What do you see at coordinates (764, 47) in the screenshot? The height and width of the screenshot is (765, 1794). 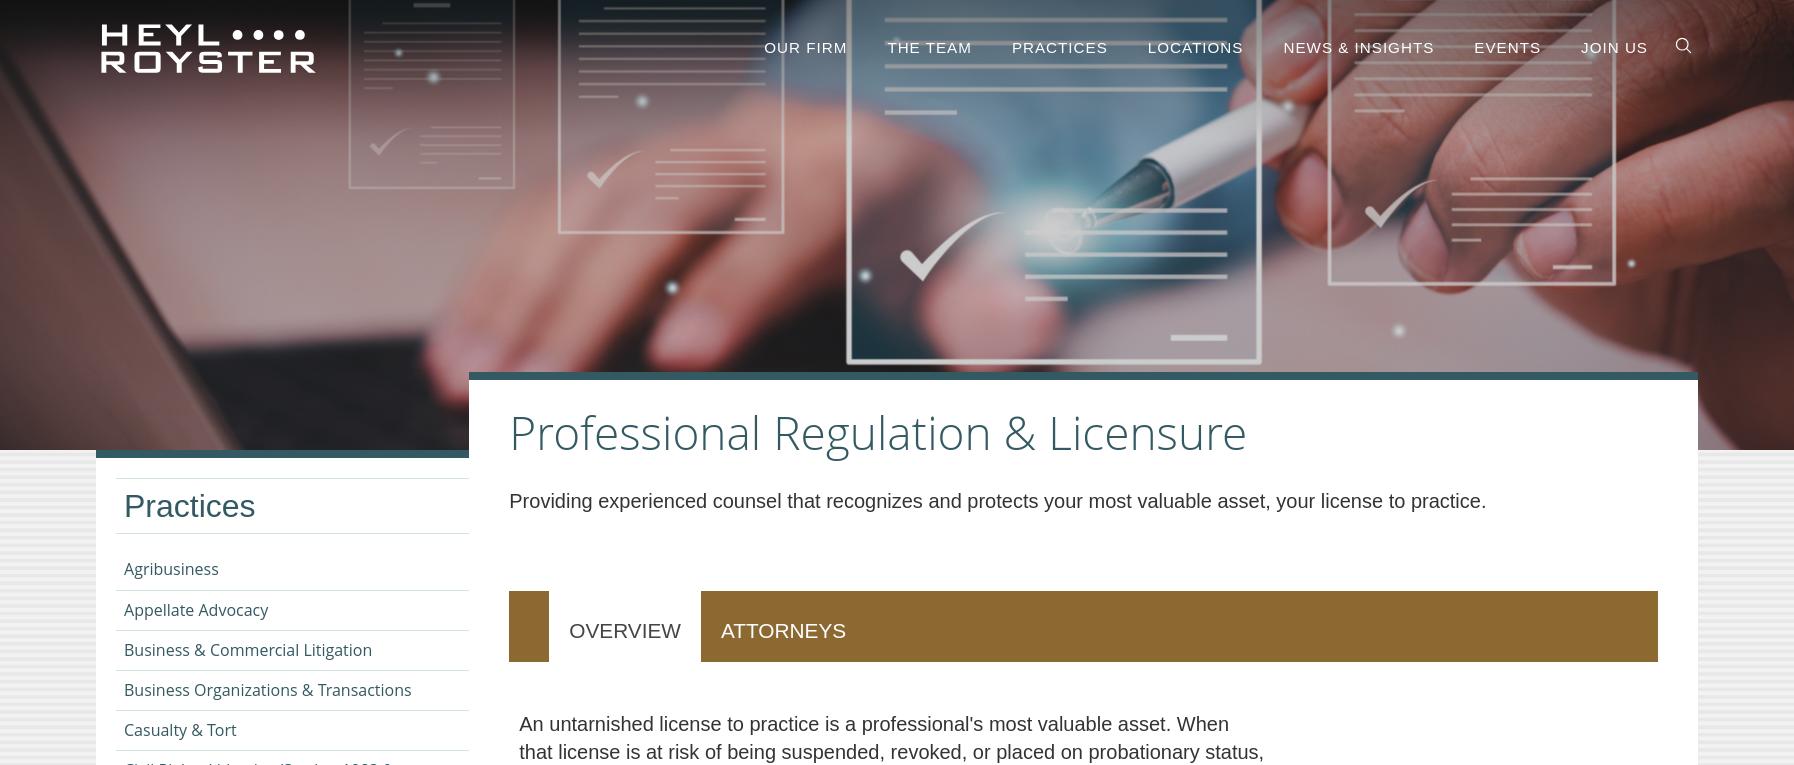 I see `'Our firm'` at bounding box center [764, 47].